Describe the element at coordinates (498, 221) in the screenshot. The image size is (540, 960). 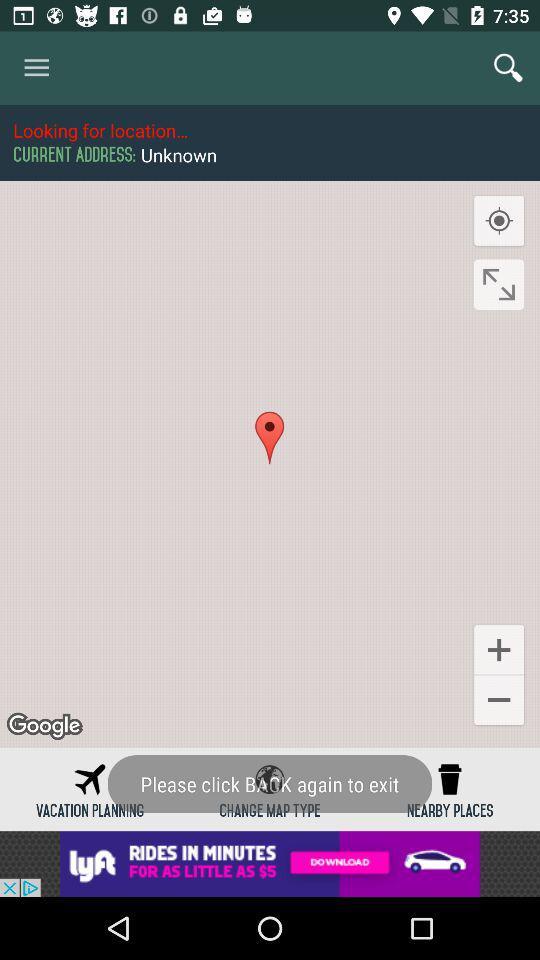
I see `the location_crosshair icon` at that location.